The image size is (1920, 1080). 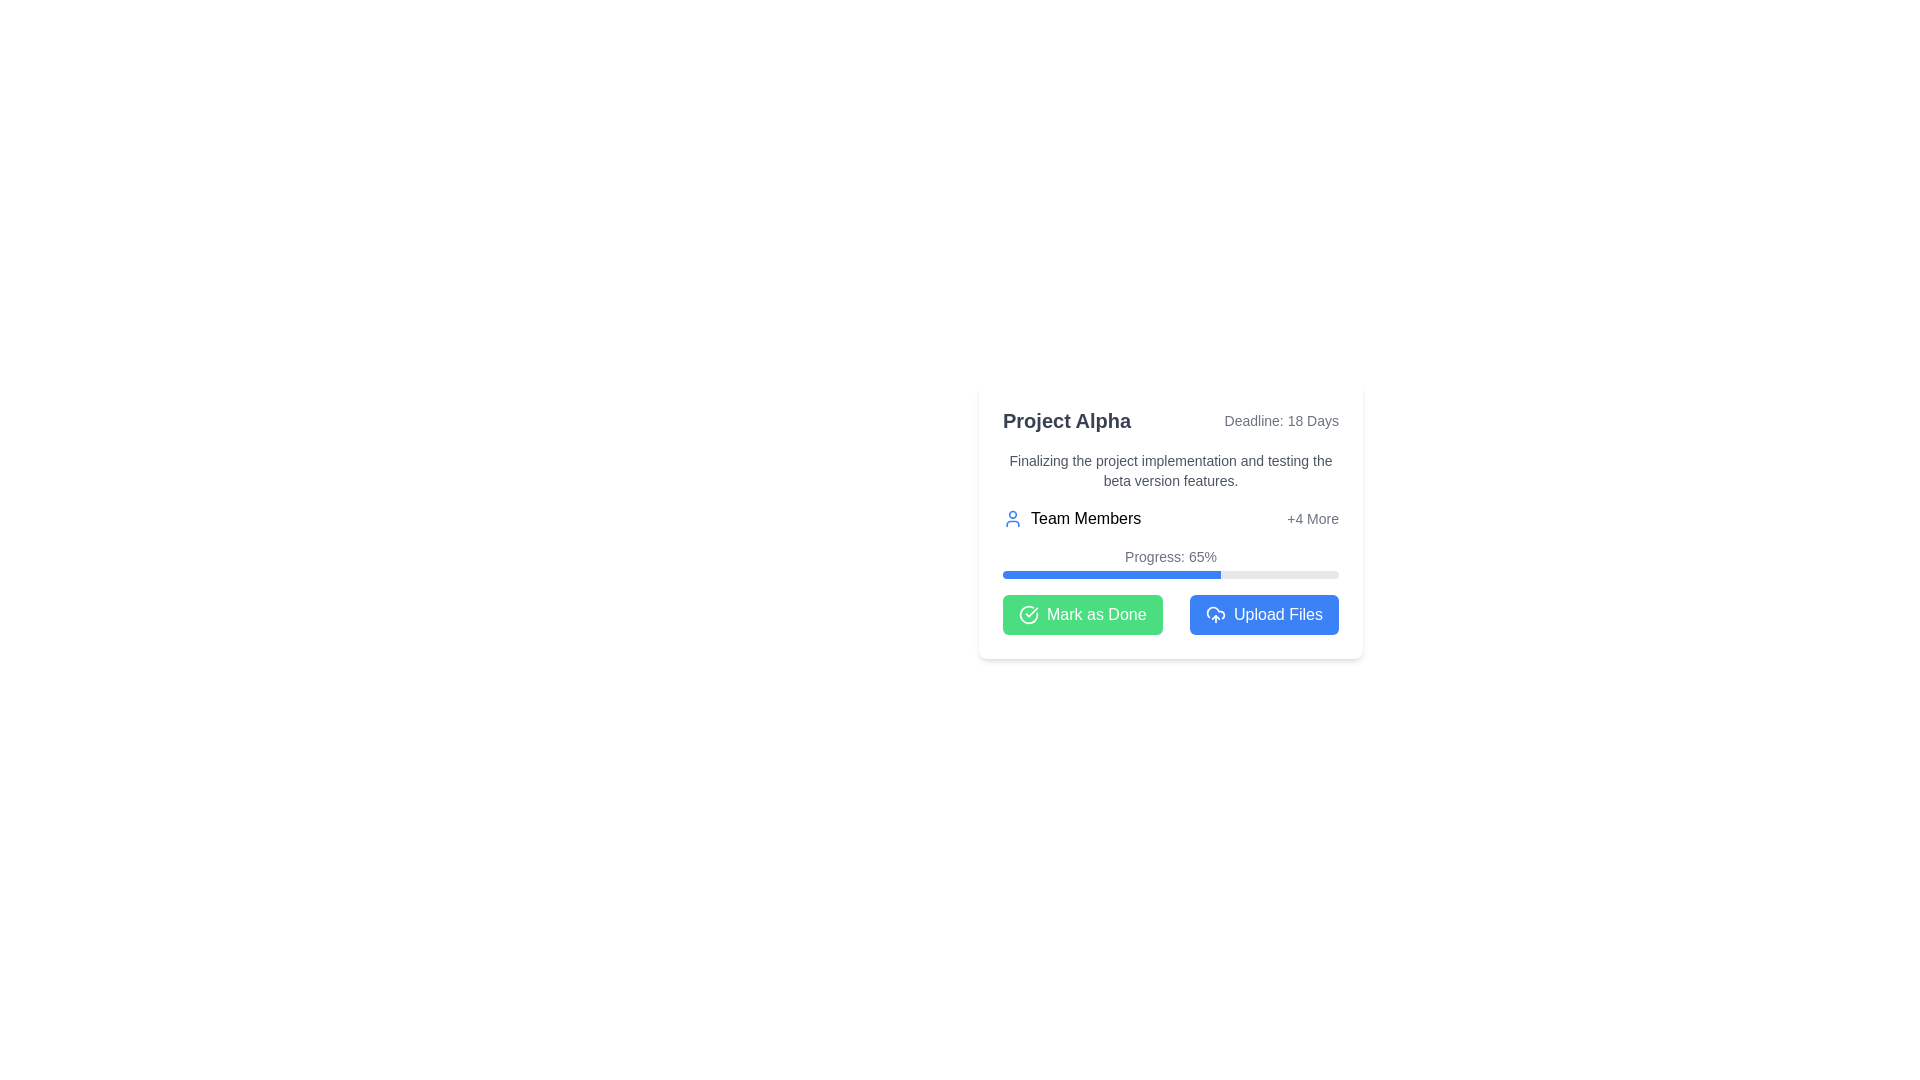 I want to click on text displayed in the static text element that shows 'Progress: 65%', which is styled in a small gray font and is located above the progress bar in the 'Progress' grouping, so click(x=1171, y=556).